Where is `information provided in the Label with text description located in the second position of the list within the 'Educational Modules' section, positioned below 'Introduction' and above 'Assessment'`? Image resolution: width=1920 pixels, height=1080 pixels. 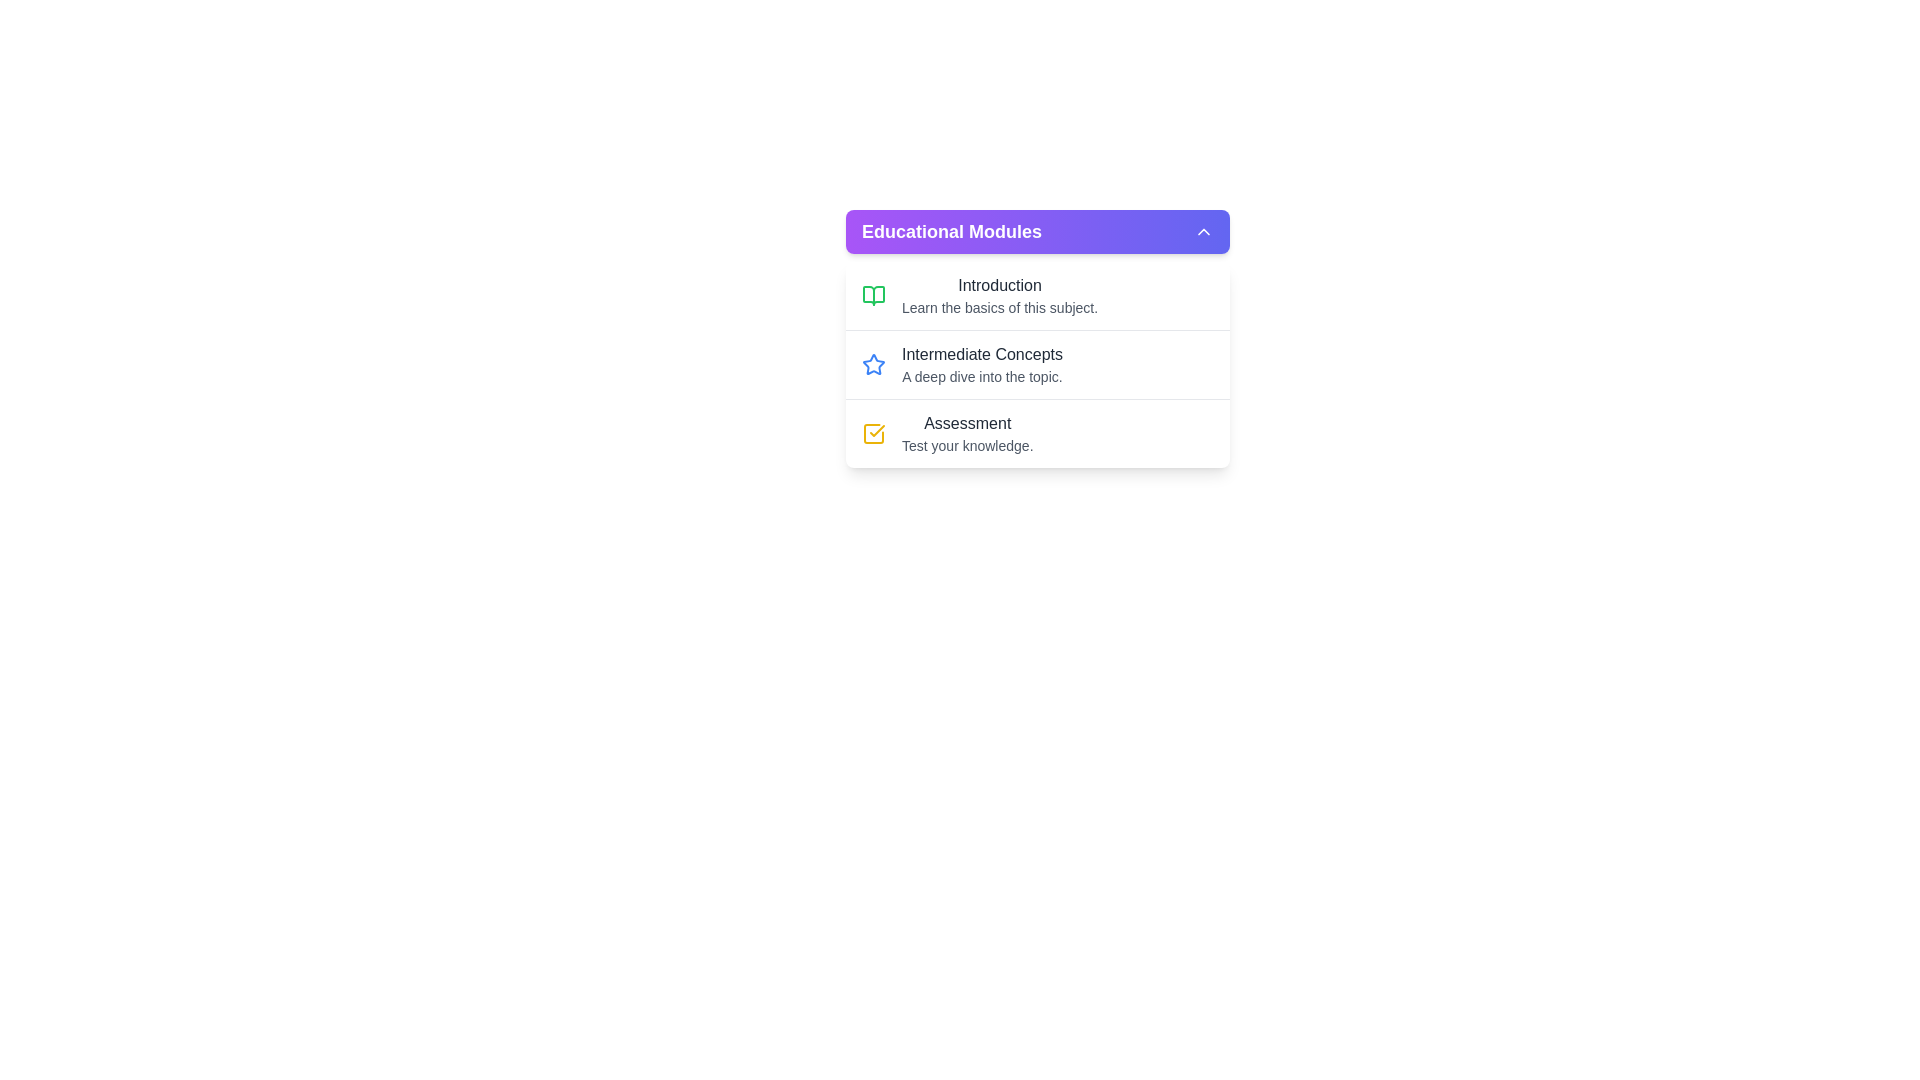 information provided in the Label with text description located in the second position of the list within the 'Educational Modules' section, positioned below 'Introduction' and above 'Assessment' is located at coordinates (982, 365).